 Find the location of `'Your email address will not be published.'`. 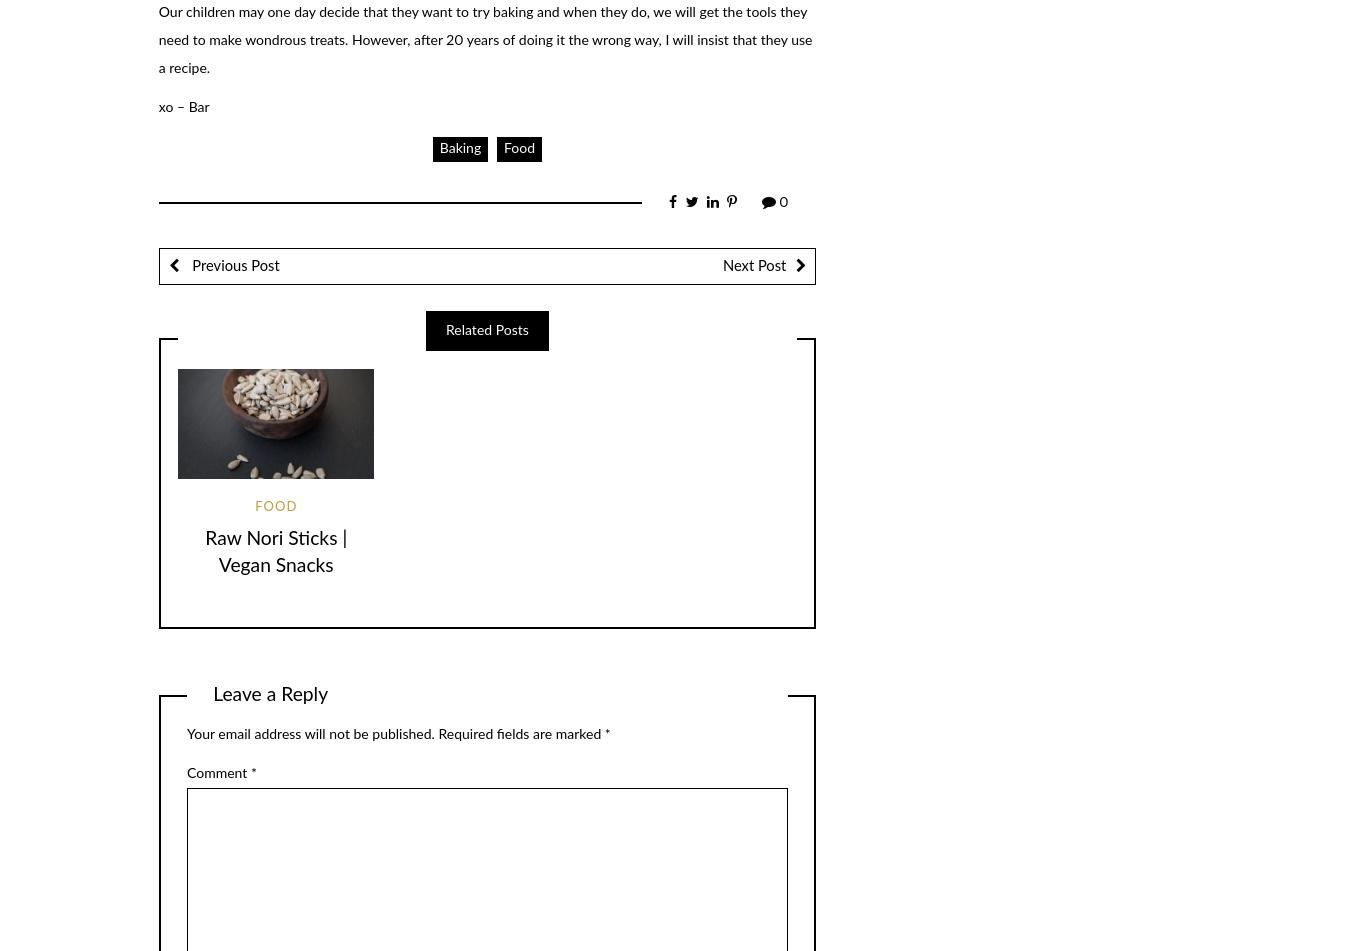

'Your email address will not be published.' is located at coordinates (309, 734).